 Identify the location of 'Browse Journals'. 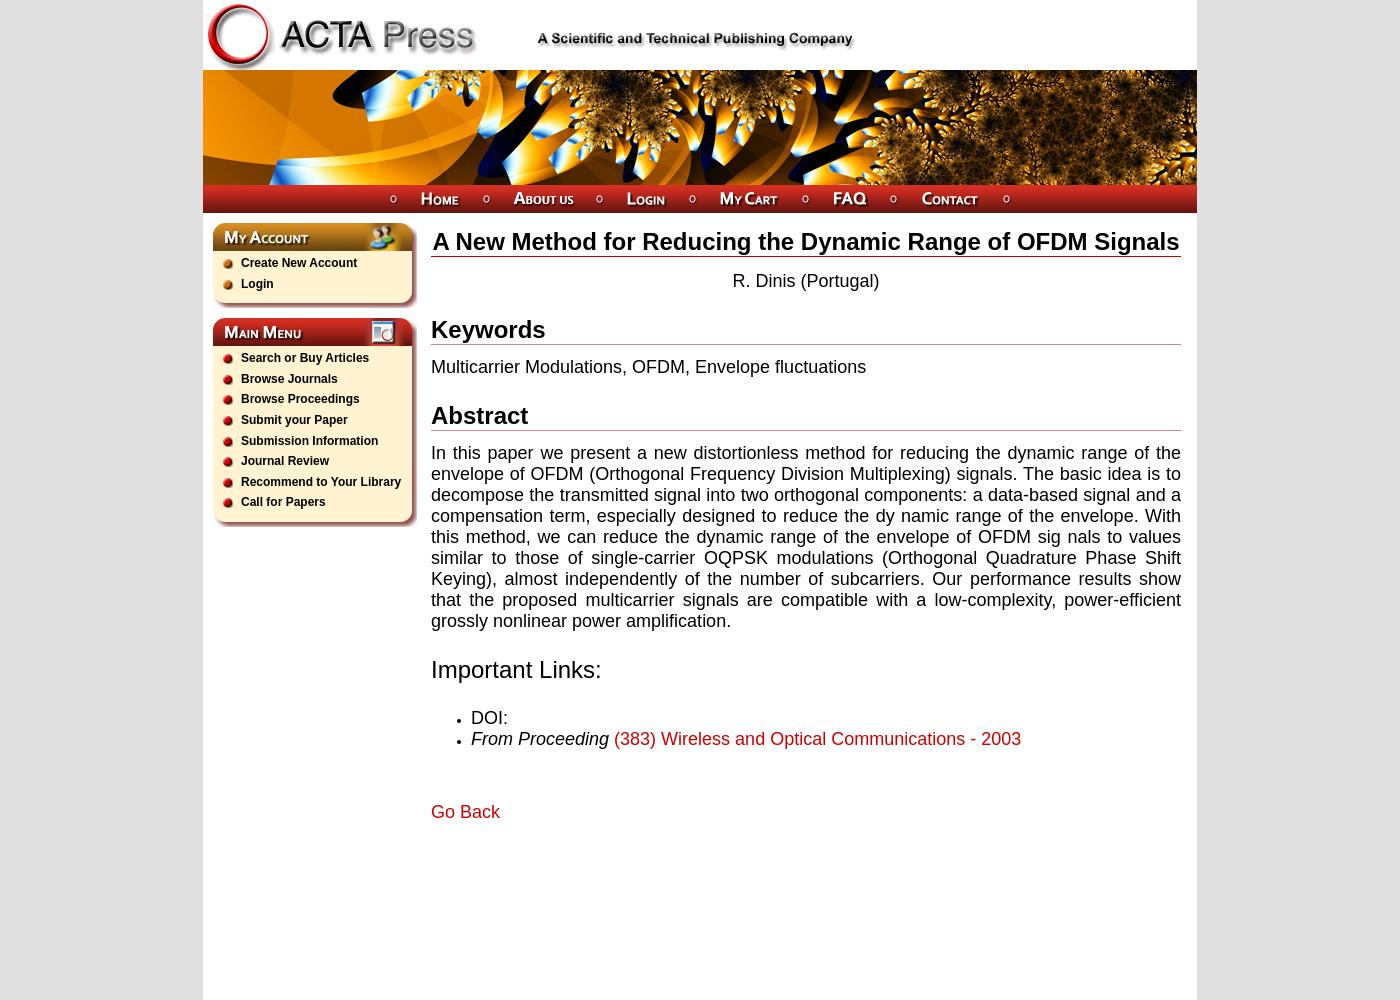
(288, 378).